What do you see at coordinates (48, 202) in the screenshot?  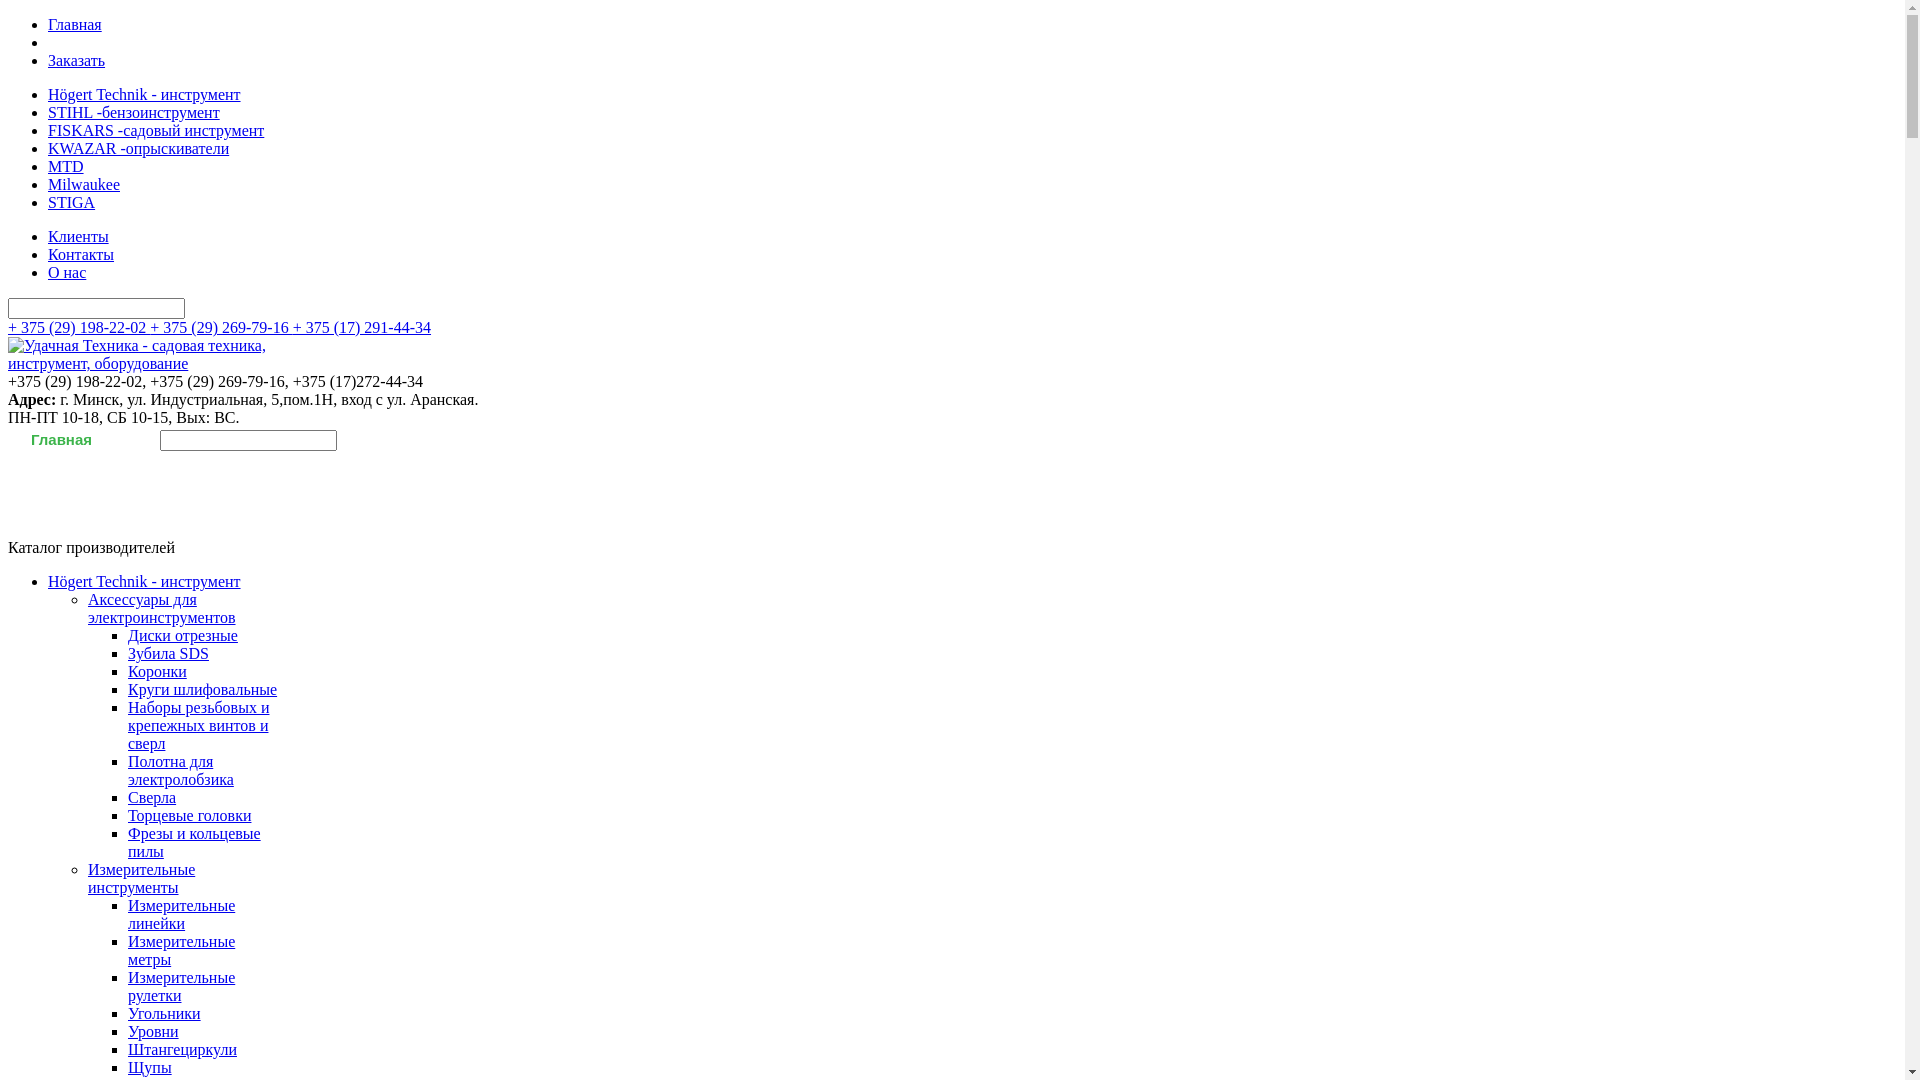 I see `'STIGA'` at bounding box center [48, 202].